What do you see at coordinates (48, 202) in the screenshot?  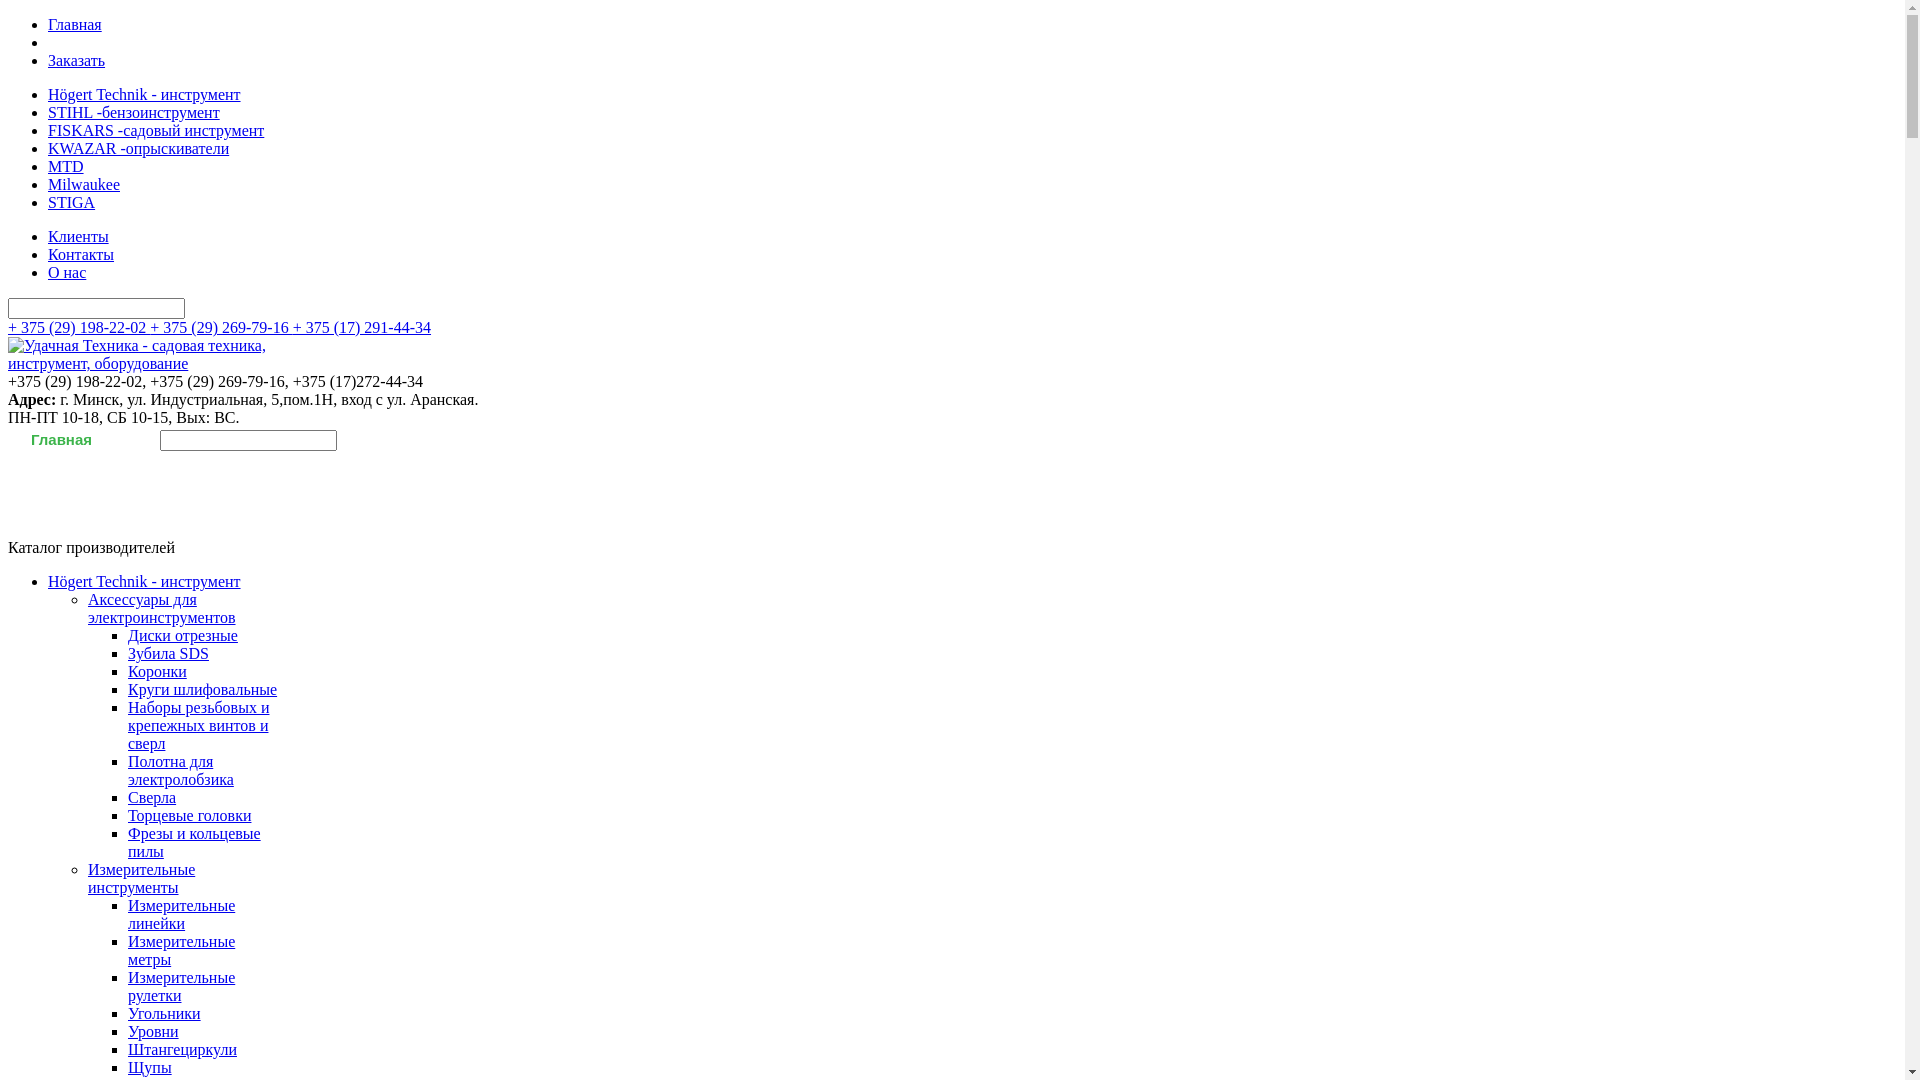 I see `'STIGA'` at bounding box center [48, 202].